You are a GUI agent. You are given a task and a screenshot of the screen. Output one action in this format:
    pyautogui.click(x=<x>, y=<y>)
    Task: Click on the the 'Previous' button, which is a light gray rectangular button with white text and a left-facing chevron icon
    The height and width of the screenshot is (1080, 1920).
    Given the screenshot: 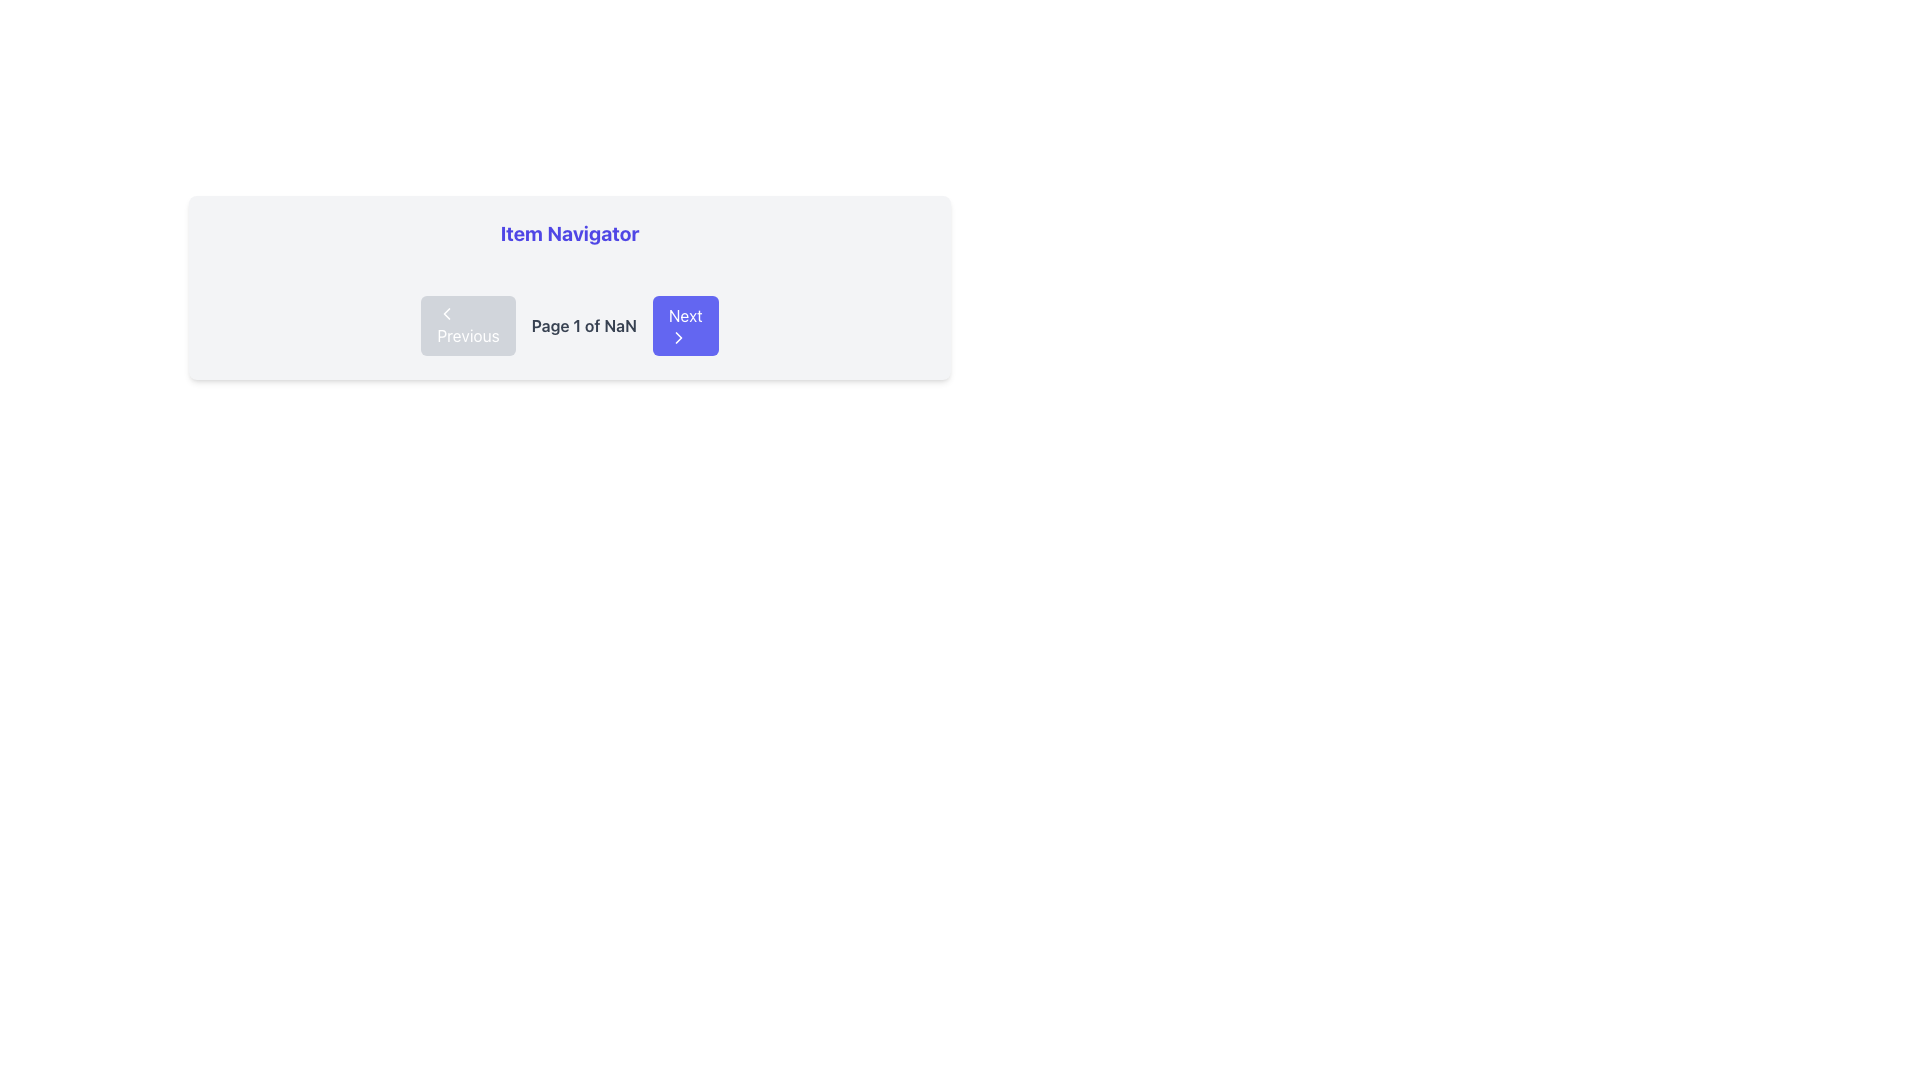 What is the action you would take?
    pyautogui.click(x=467, y=325)
    